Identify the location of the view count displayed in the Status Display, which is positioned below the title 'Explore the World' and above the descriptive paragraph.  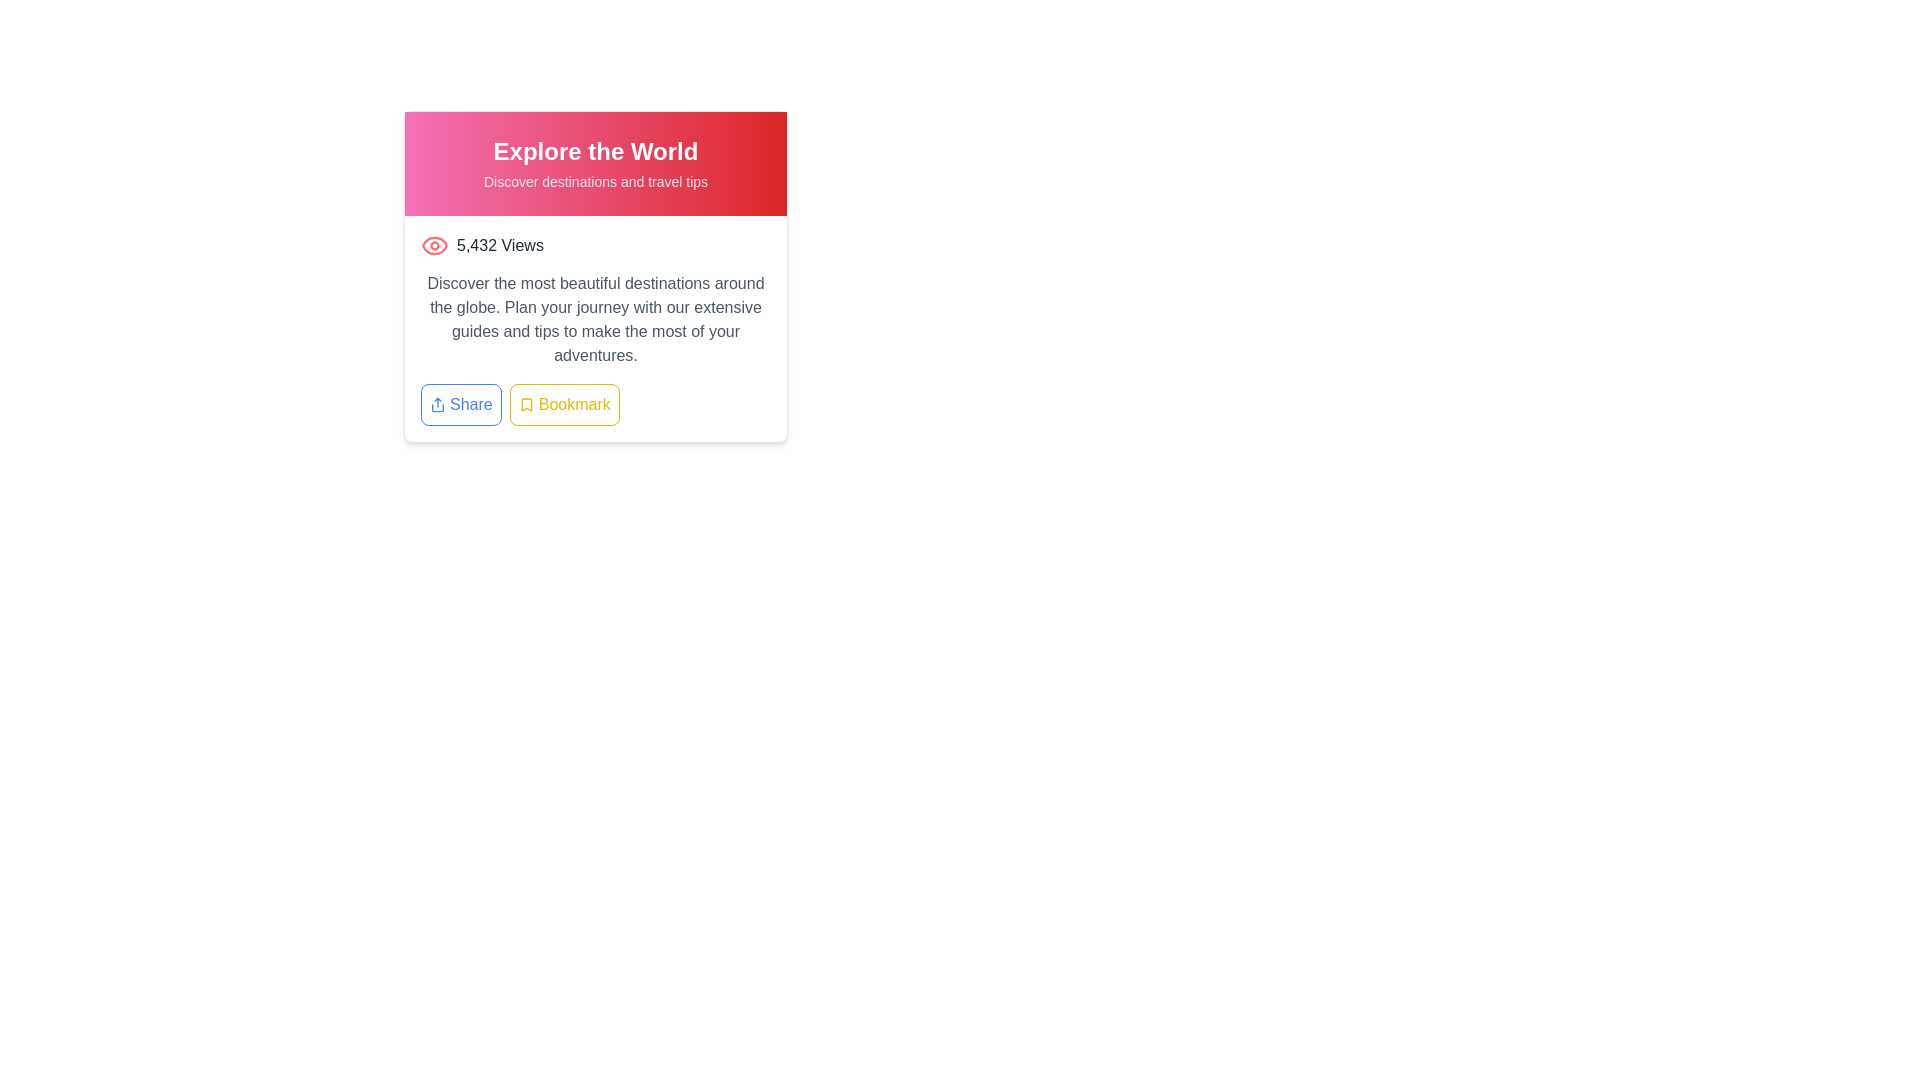
(594, 245).